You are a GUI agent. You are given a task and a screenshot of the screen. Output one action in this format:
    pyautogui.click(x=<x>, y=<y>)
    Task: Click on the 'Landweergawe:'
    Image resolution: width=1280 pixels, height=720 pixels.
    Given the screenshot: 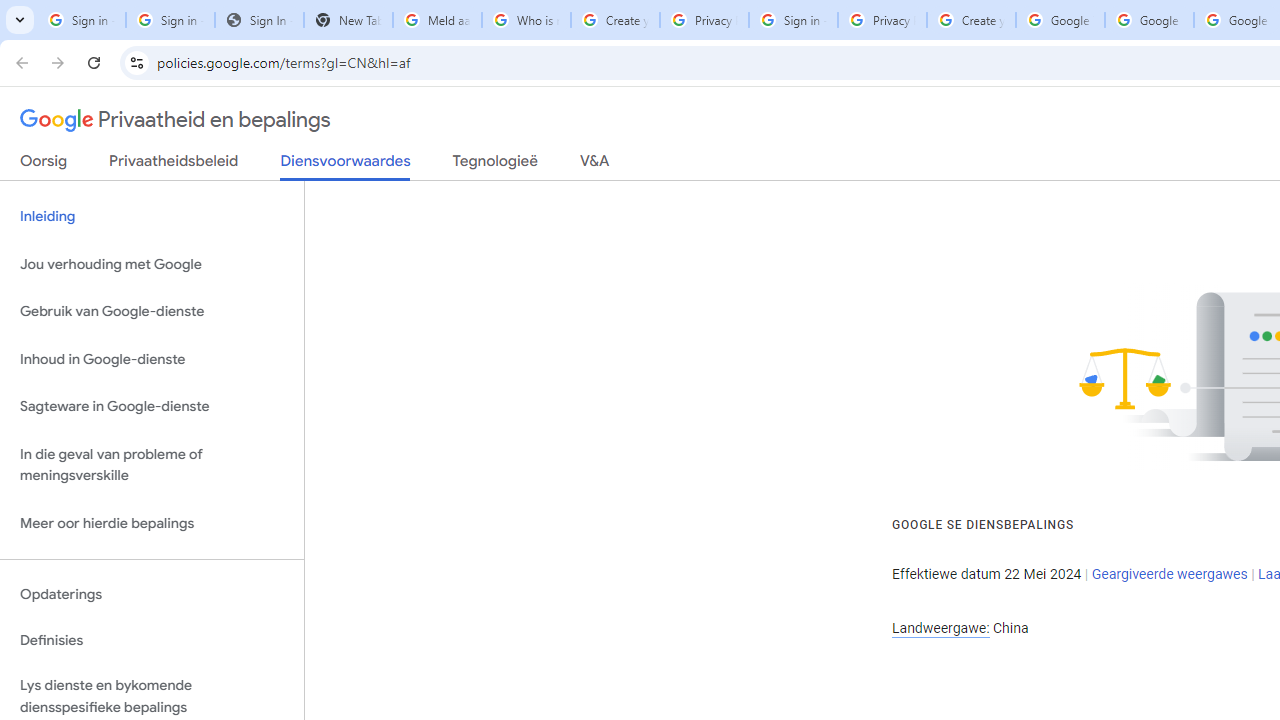 What is the action you would take?
    pyautogui.click(x=939, y=627)
    